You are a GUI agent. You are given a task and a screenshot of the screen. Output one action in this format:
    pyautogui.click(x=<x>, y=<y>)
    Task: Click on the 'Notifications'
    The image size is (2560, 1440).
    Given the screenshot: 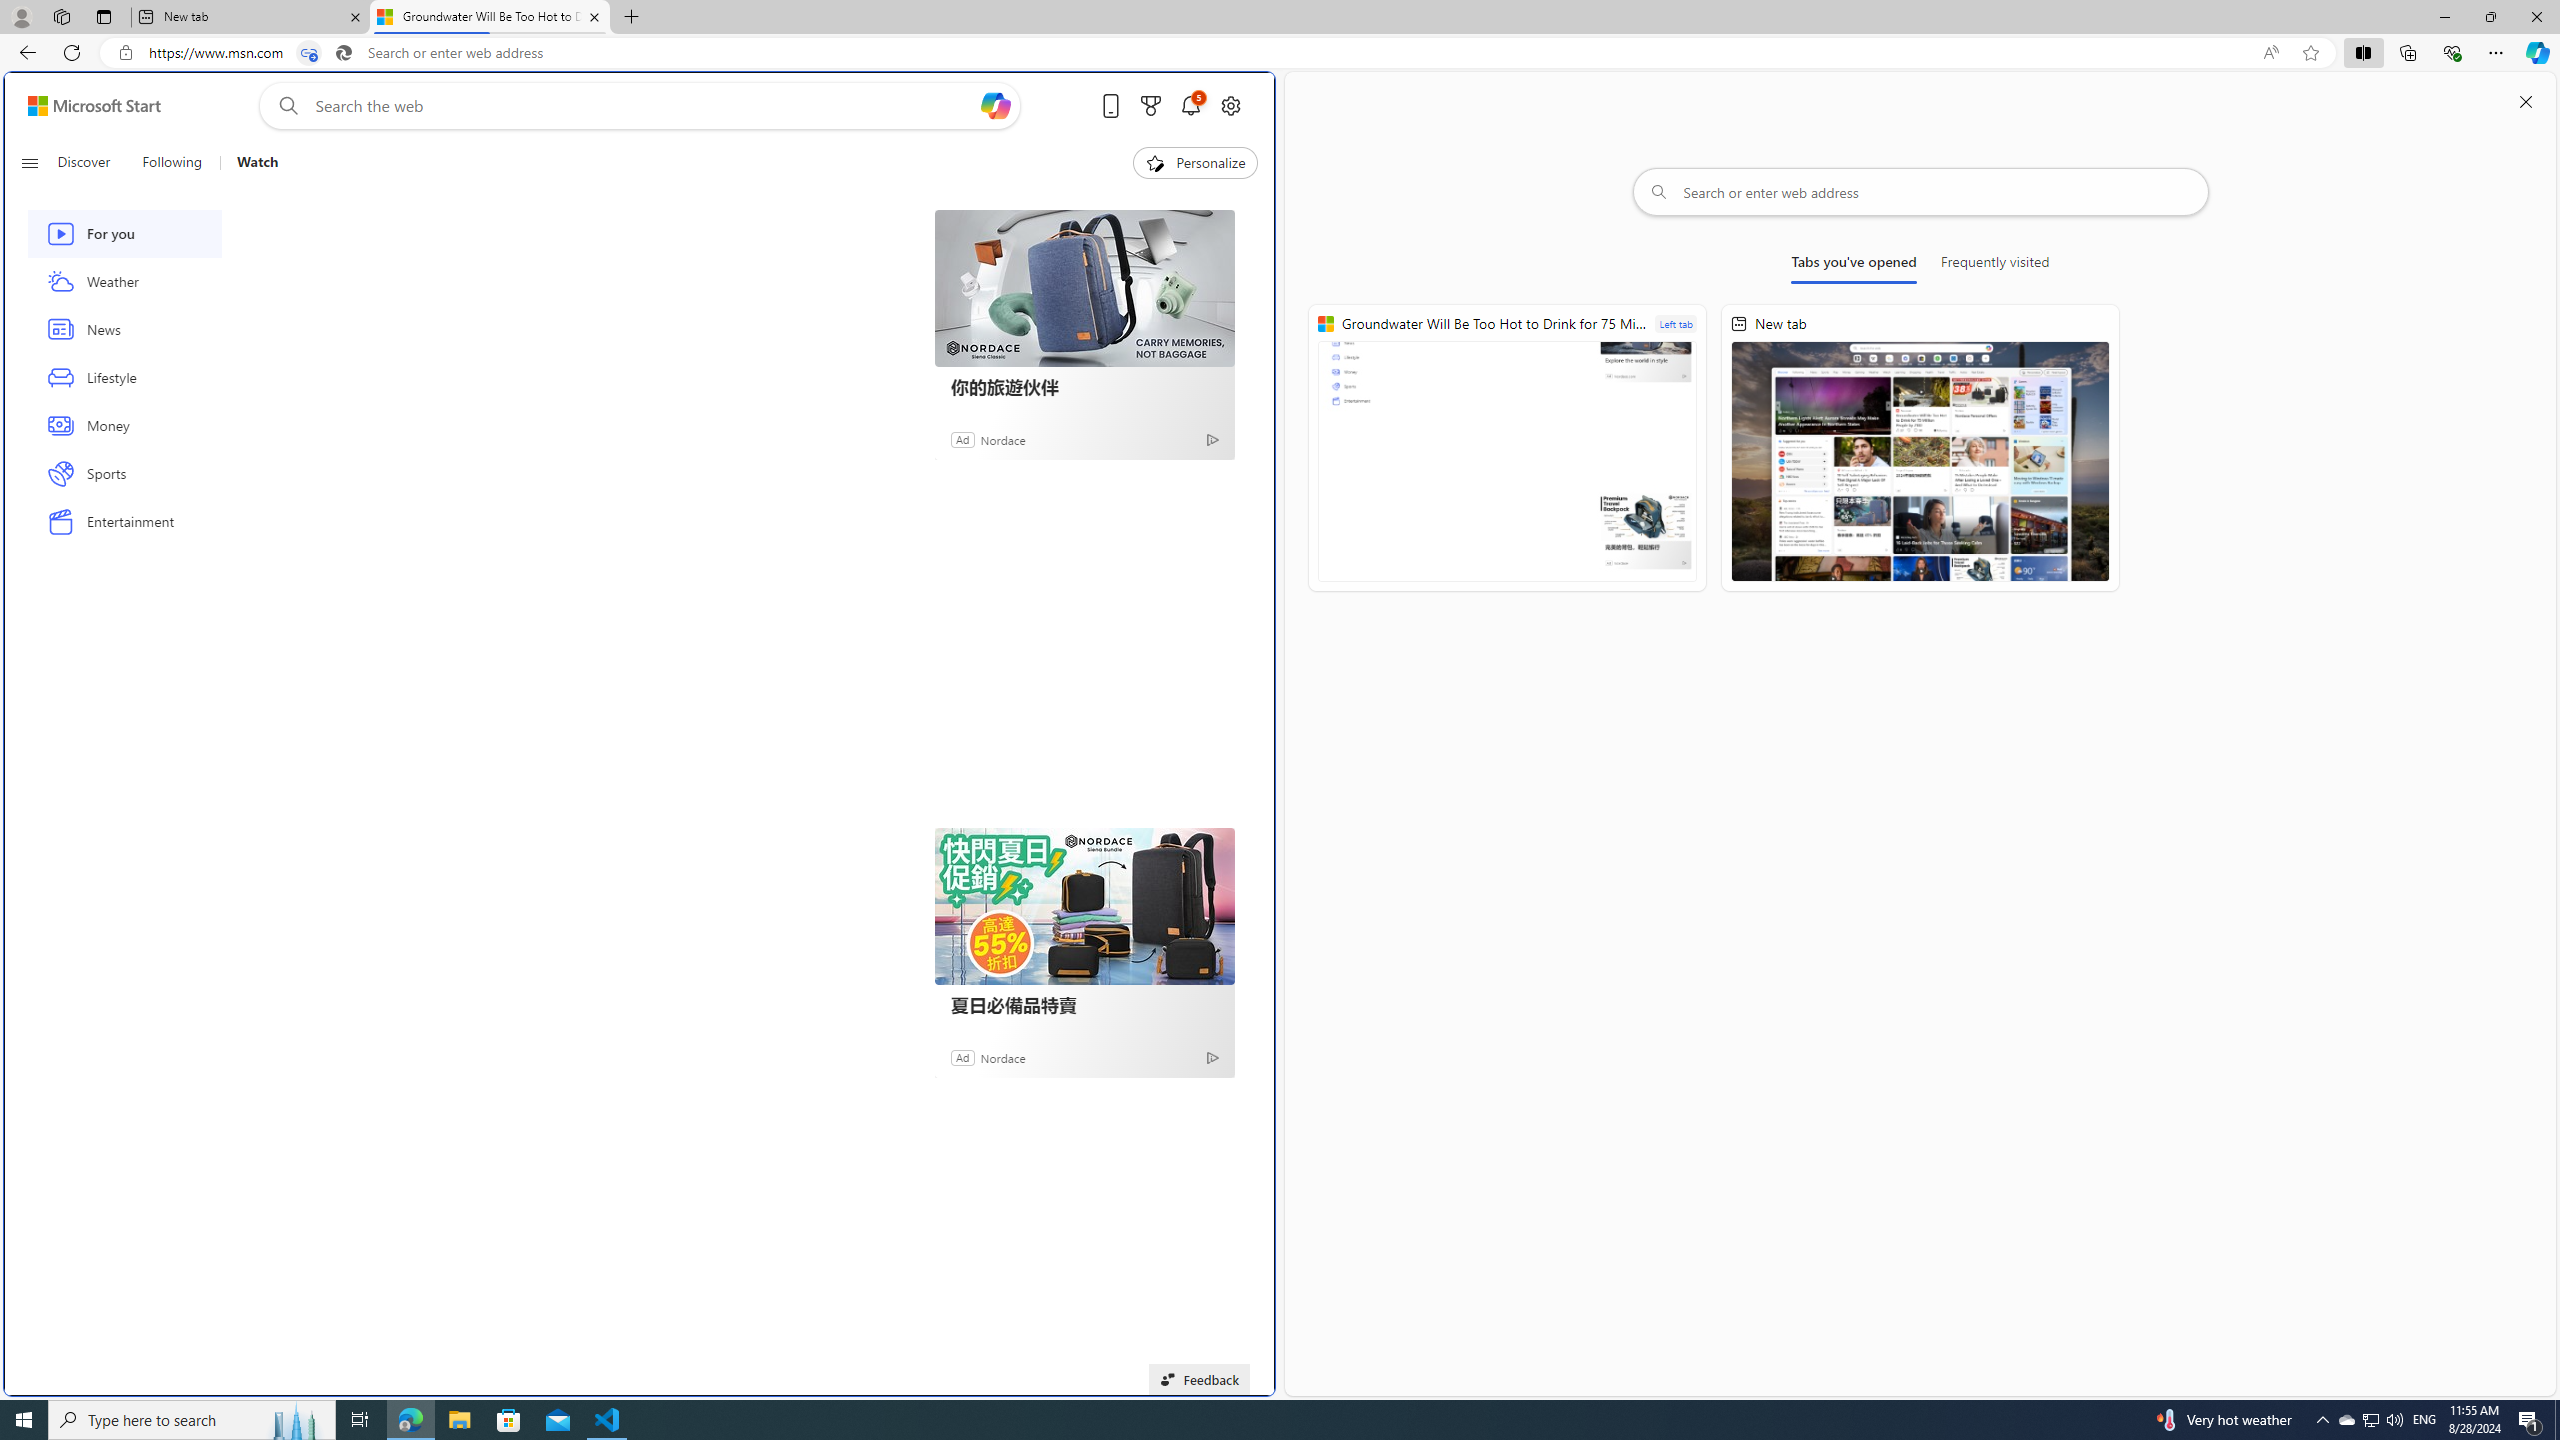 What is the action you would take?
    pyautogui.click(x=1190, y=106)
    